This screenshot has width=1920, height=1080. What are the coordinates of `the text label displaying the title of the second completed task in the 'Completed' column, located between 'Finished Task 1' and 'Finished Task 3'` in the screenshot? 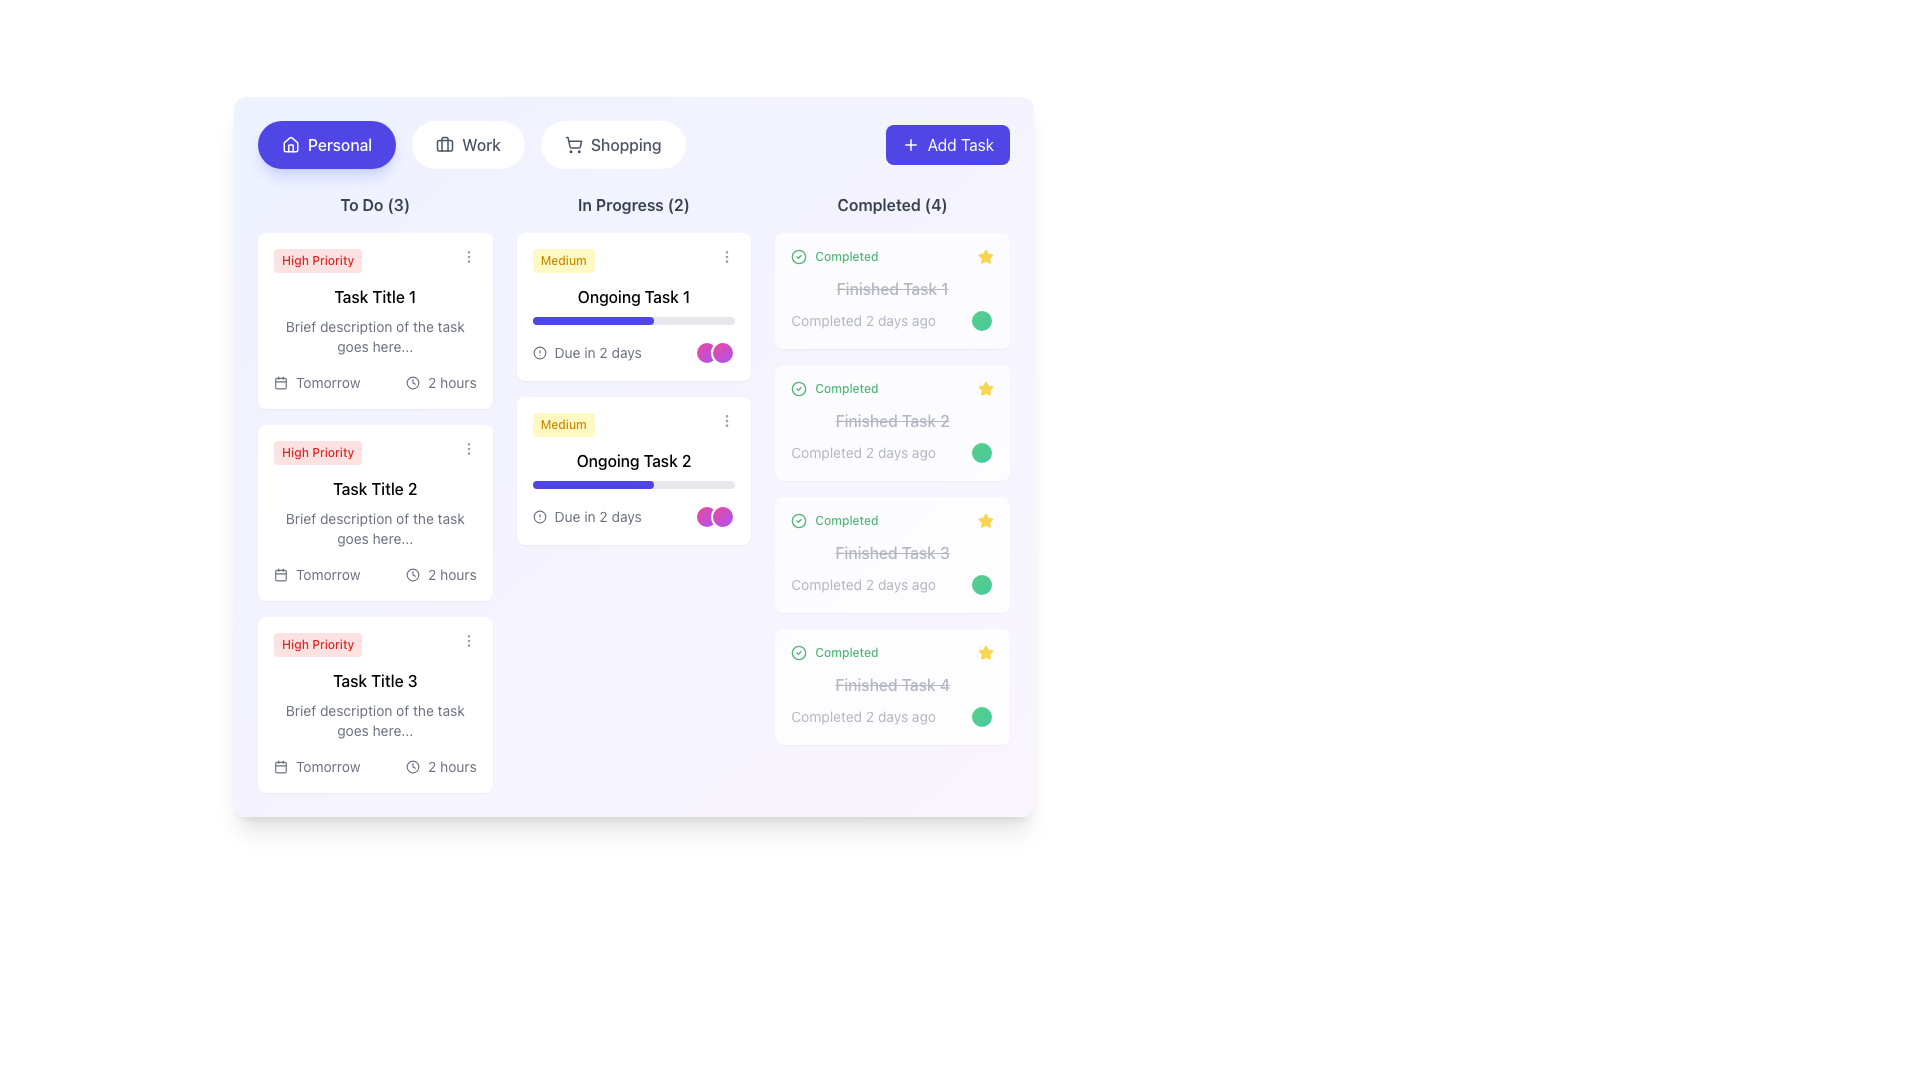 It's located at (891, 419).